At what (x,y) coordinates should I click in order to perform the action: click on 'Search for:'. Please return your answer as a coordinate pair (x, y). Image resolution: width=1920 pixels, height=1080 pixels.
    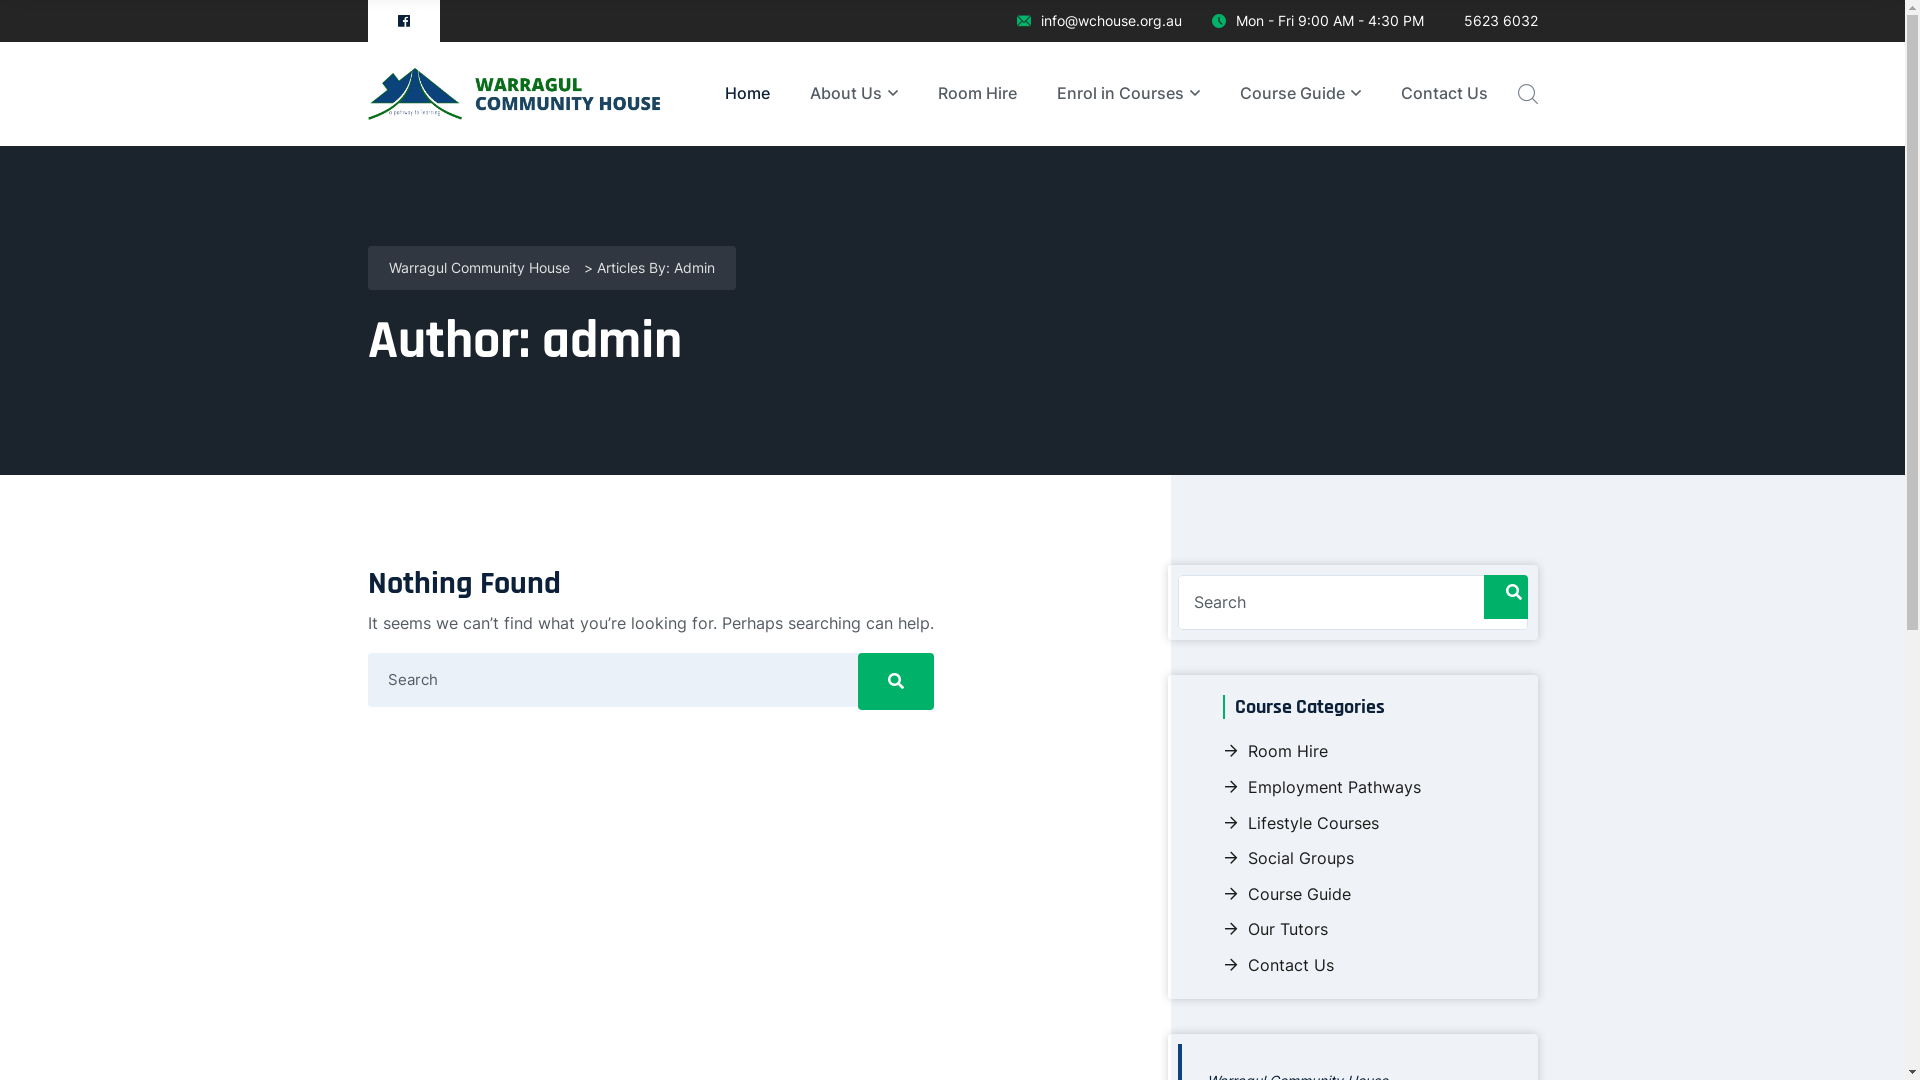
    Looking at the image, I should click on (651, 678).